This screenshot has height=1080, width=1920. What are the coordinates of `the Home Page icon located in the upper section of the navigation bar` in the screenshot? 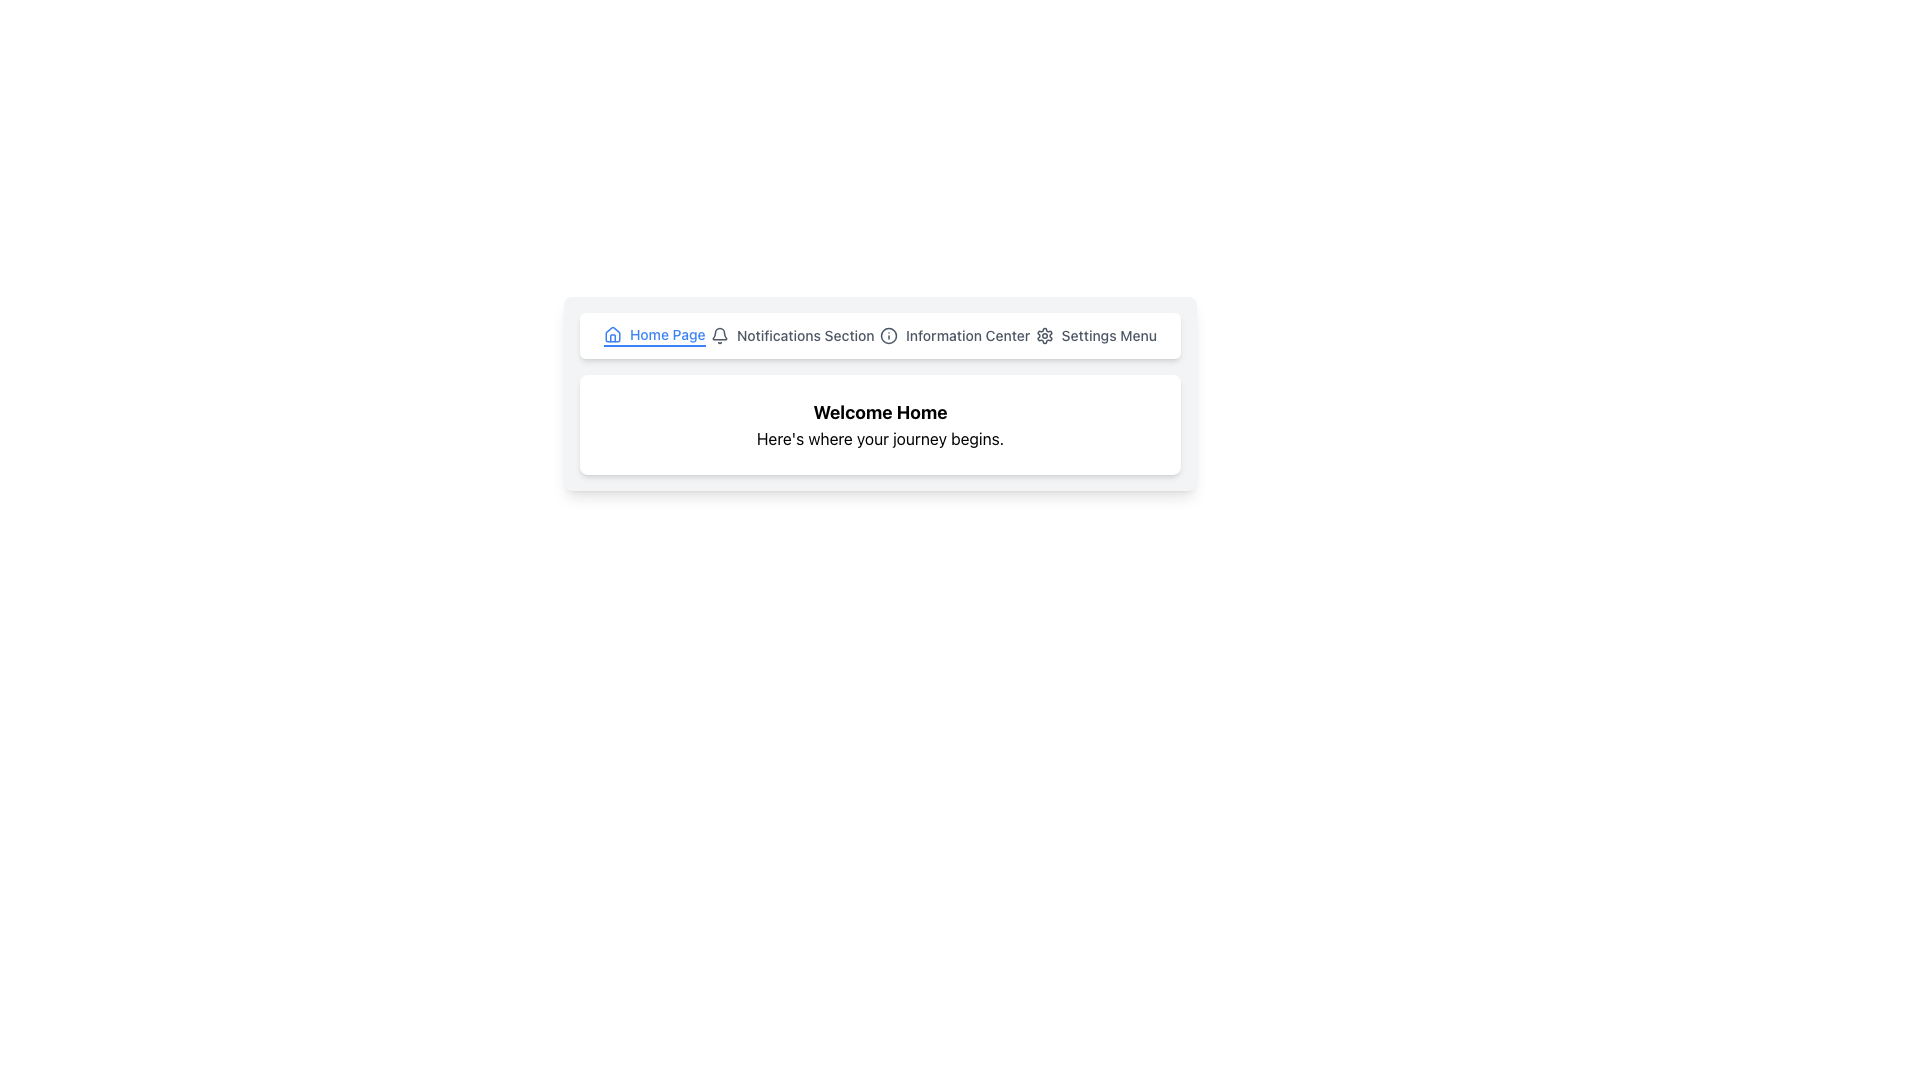 It's located at (612, 334).